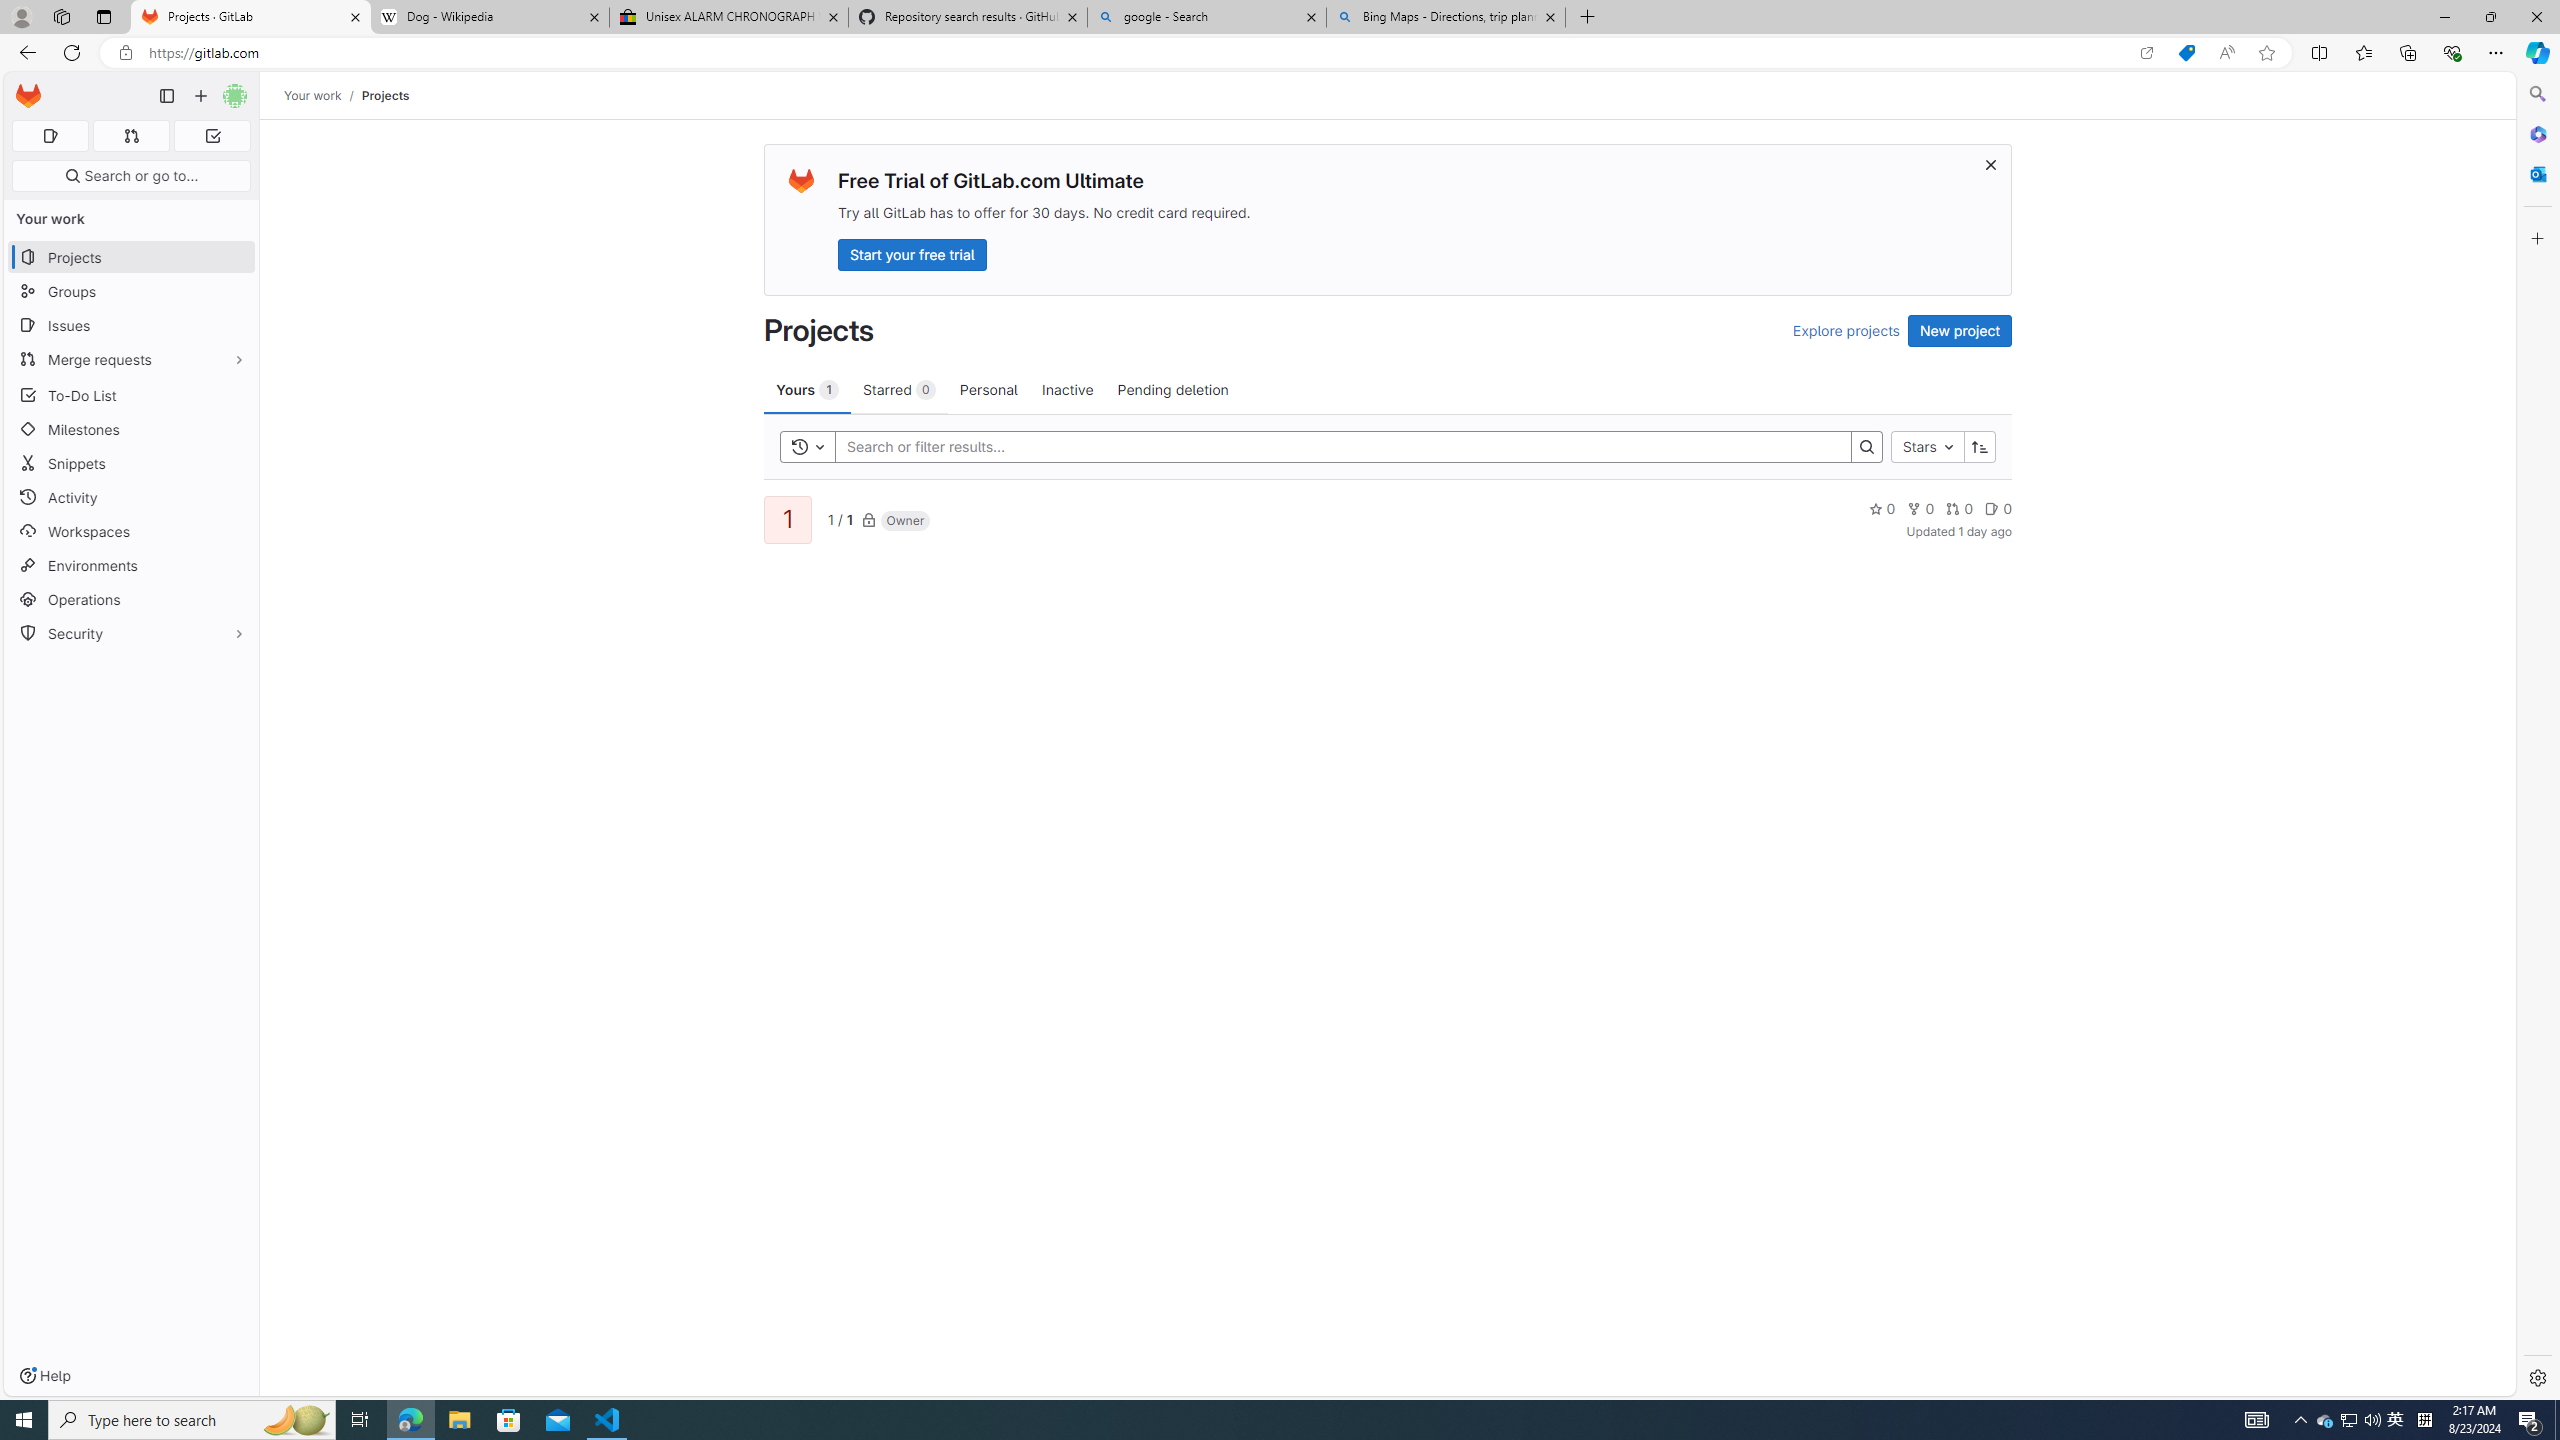 The width and height of the screenshot is (2560, 1440). What do you see at coordinates (130, 291) in the screenshot?
I see `'Groups'` at bounding box center [130, 291].